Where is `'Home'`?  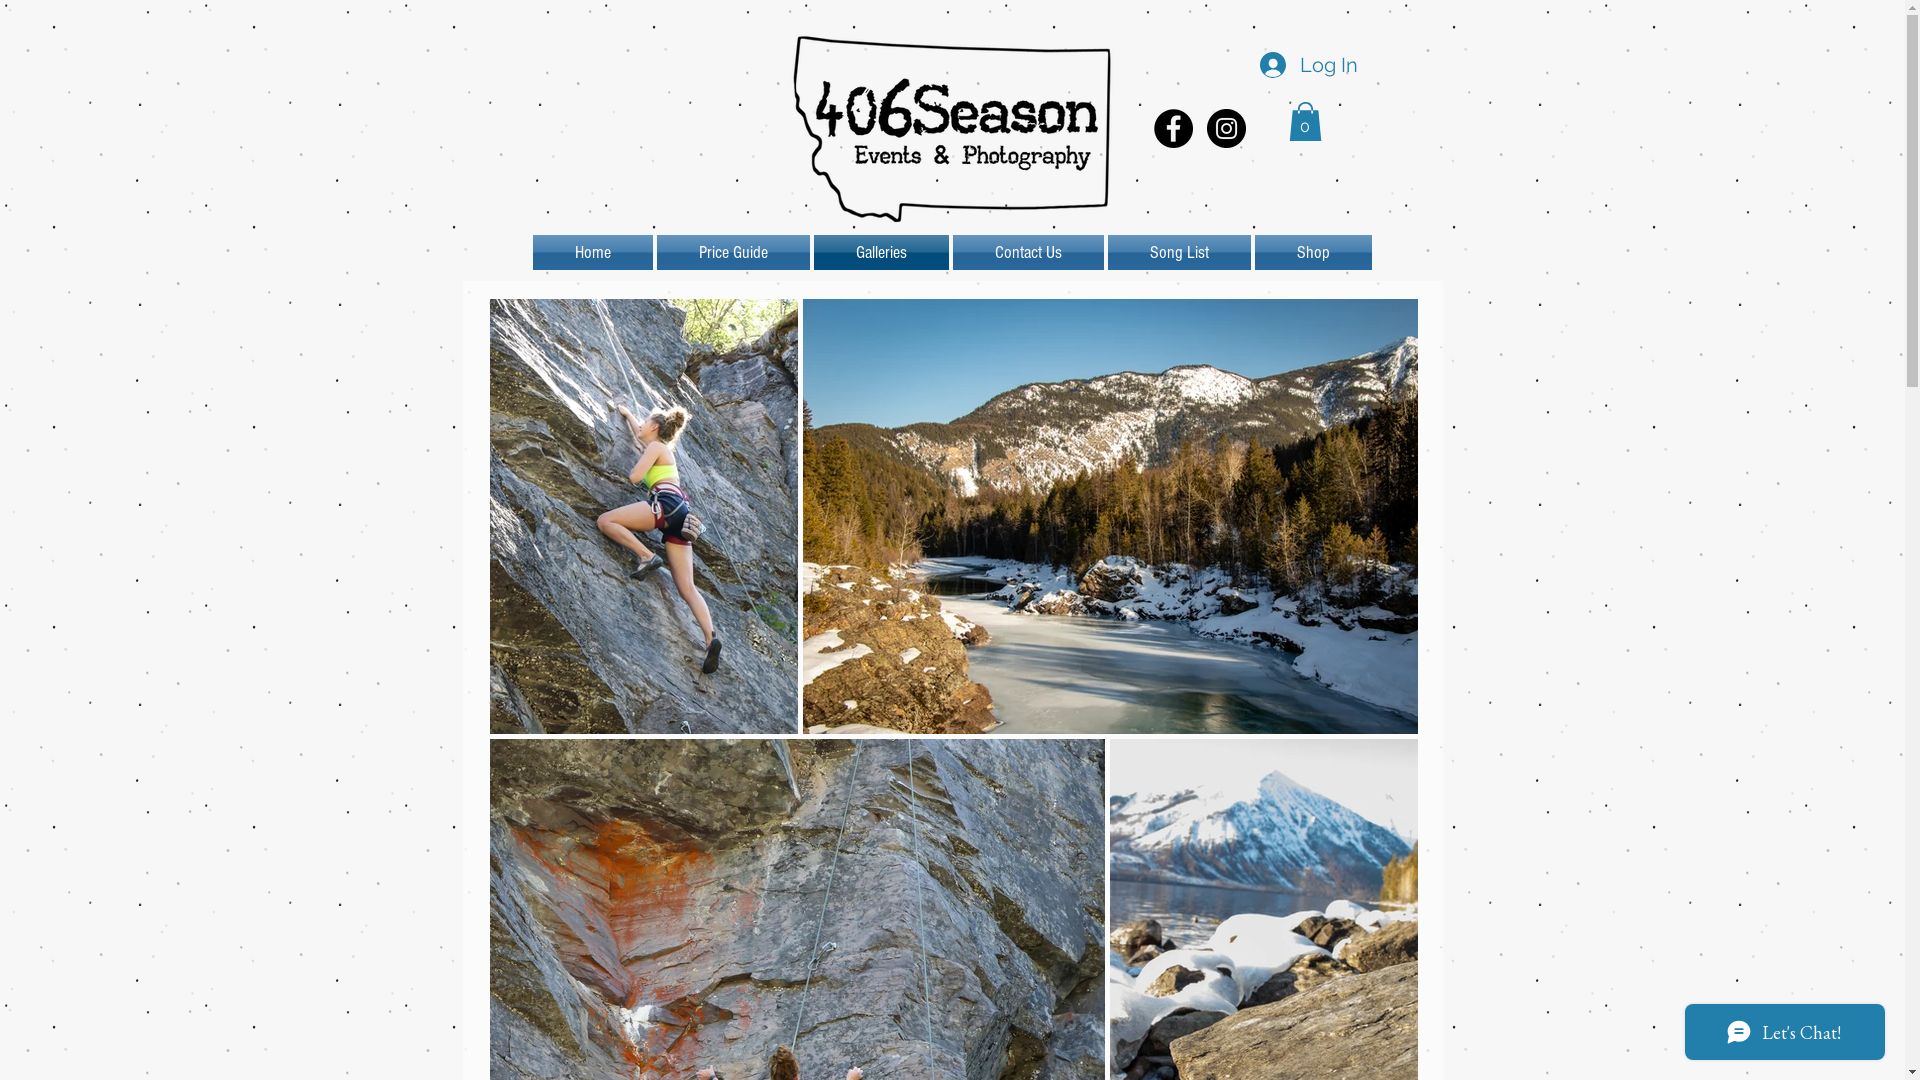
'Home' is located at coordinates (532, 251).